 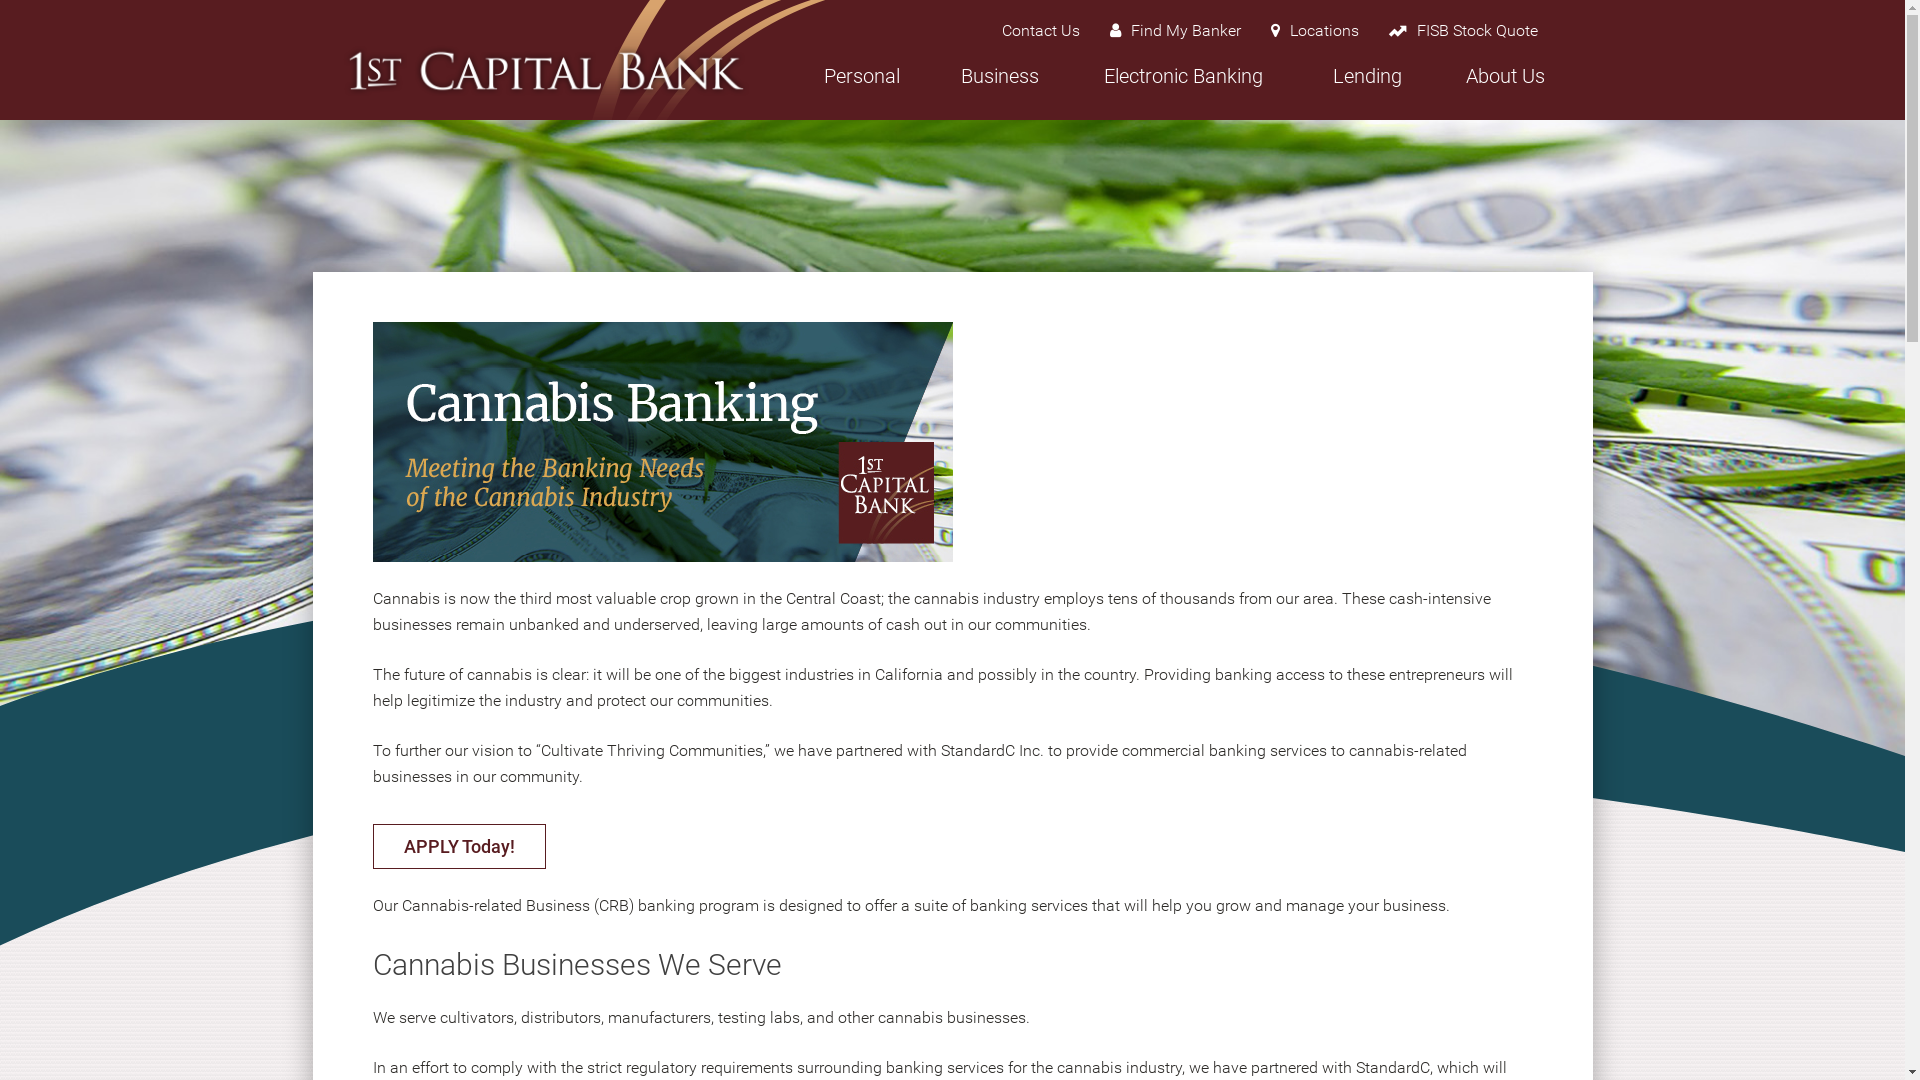 I want to click on 'Personal', so click(x=860, y=86).